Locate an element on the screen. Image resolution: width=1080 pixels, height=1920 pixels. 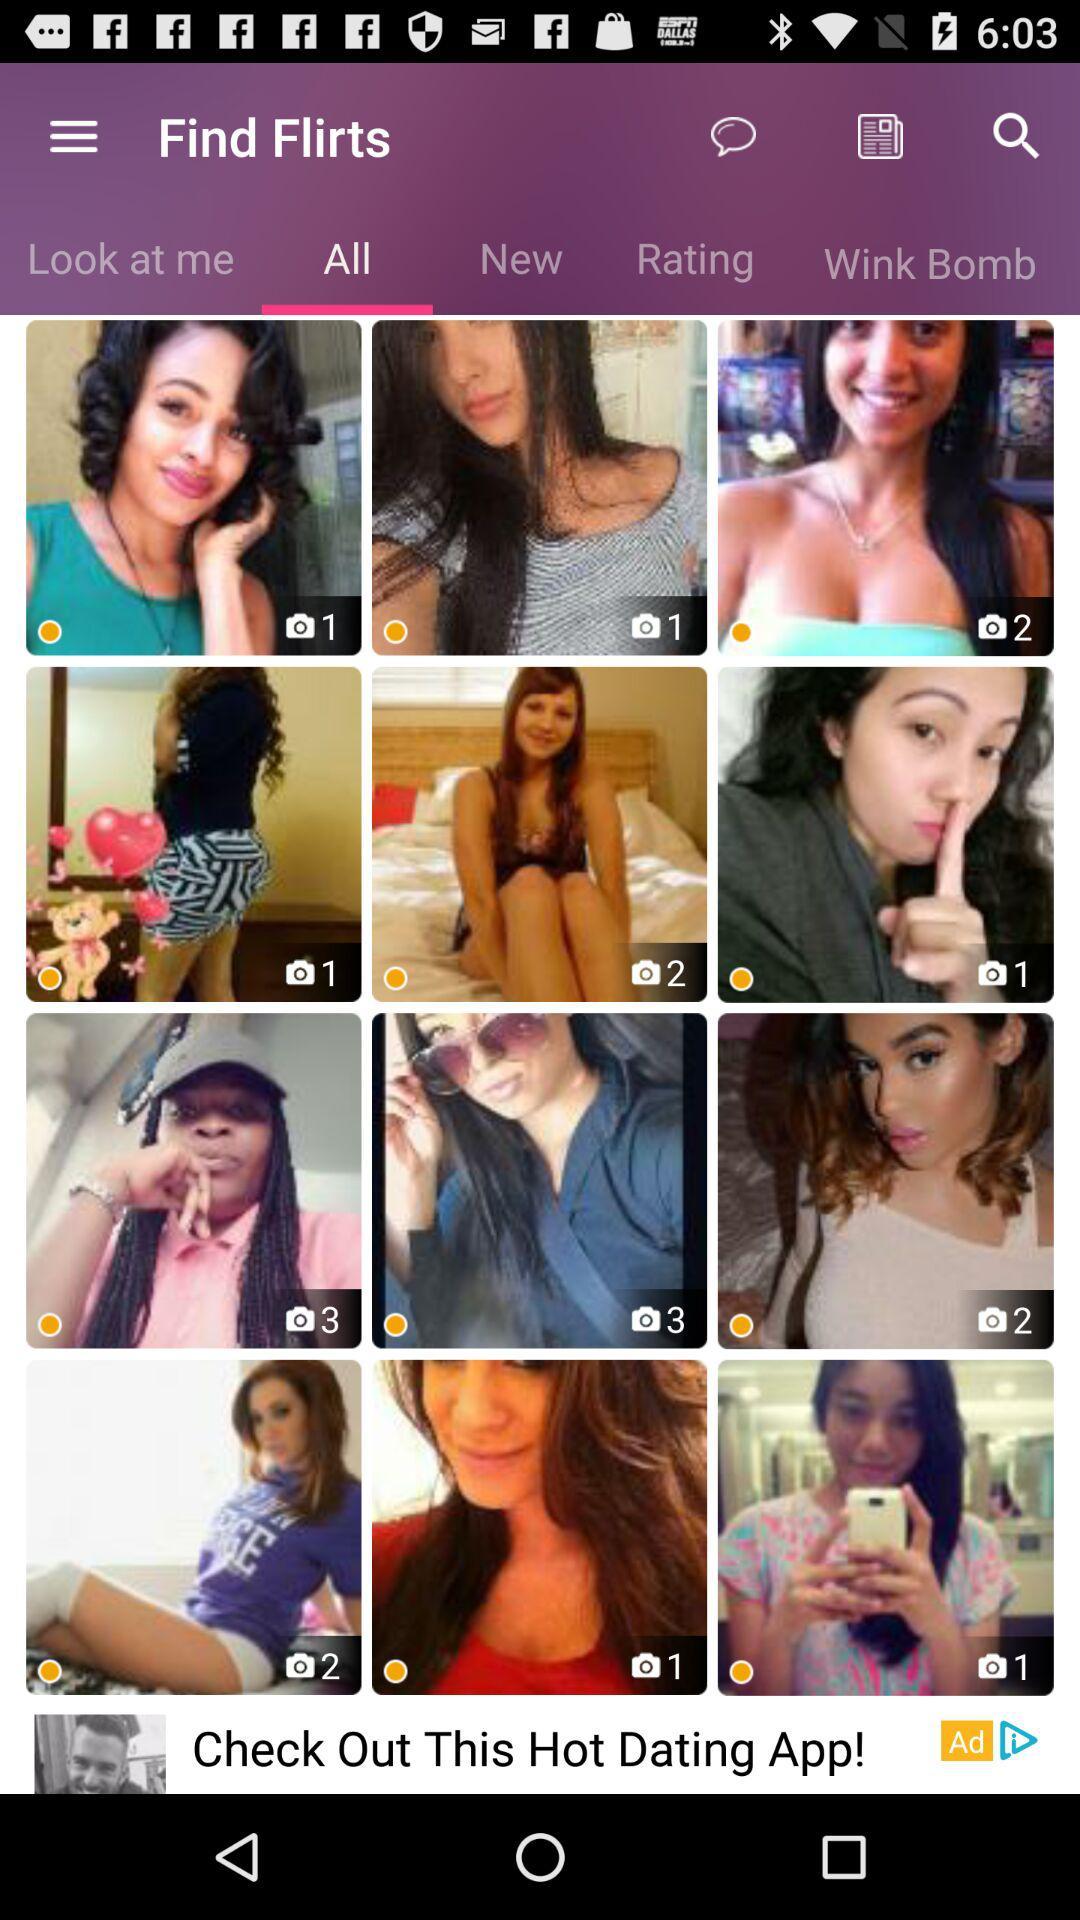
icon above check out this app is located at coordinates (538, 1526).